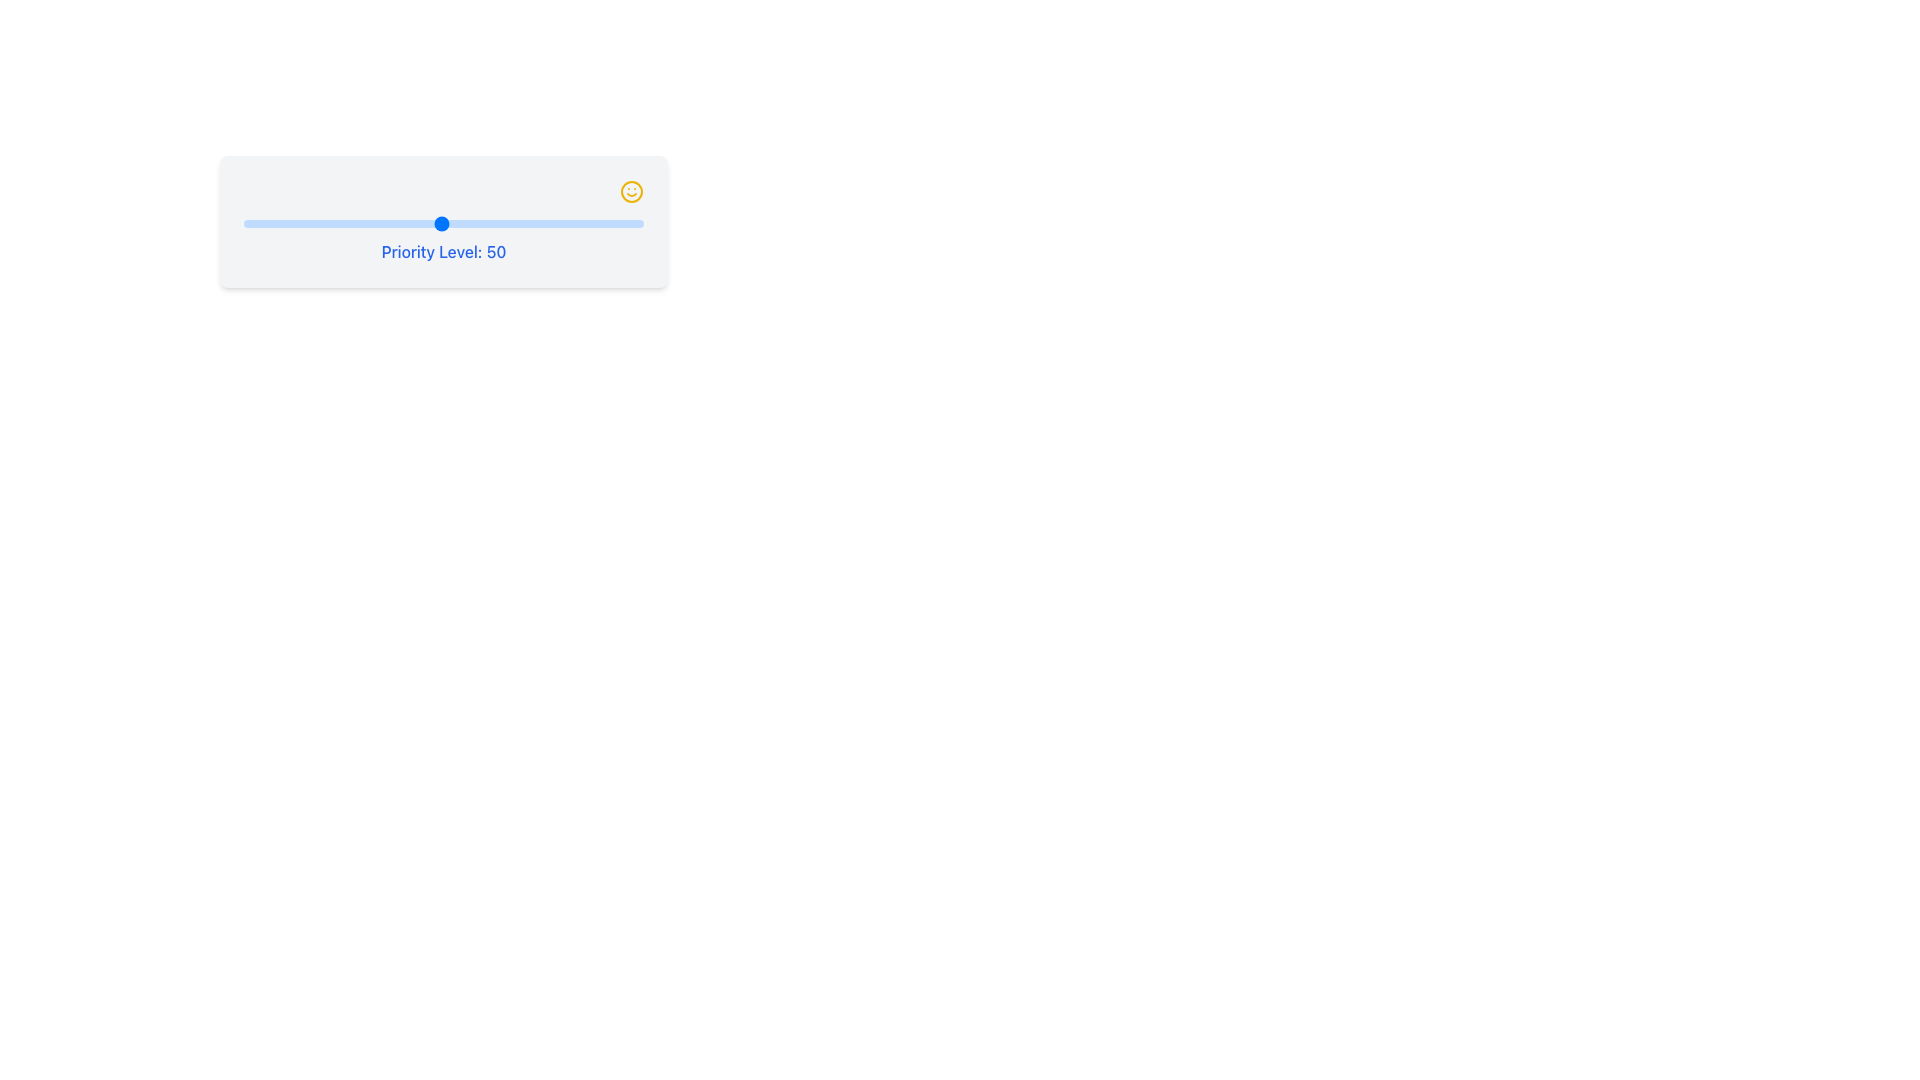  What do you see at coordinates (586, 223) in the screenshot?
I see `the priority level` at bounding box center [586, 223].